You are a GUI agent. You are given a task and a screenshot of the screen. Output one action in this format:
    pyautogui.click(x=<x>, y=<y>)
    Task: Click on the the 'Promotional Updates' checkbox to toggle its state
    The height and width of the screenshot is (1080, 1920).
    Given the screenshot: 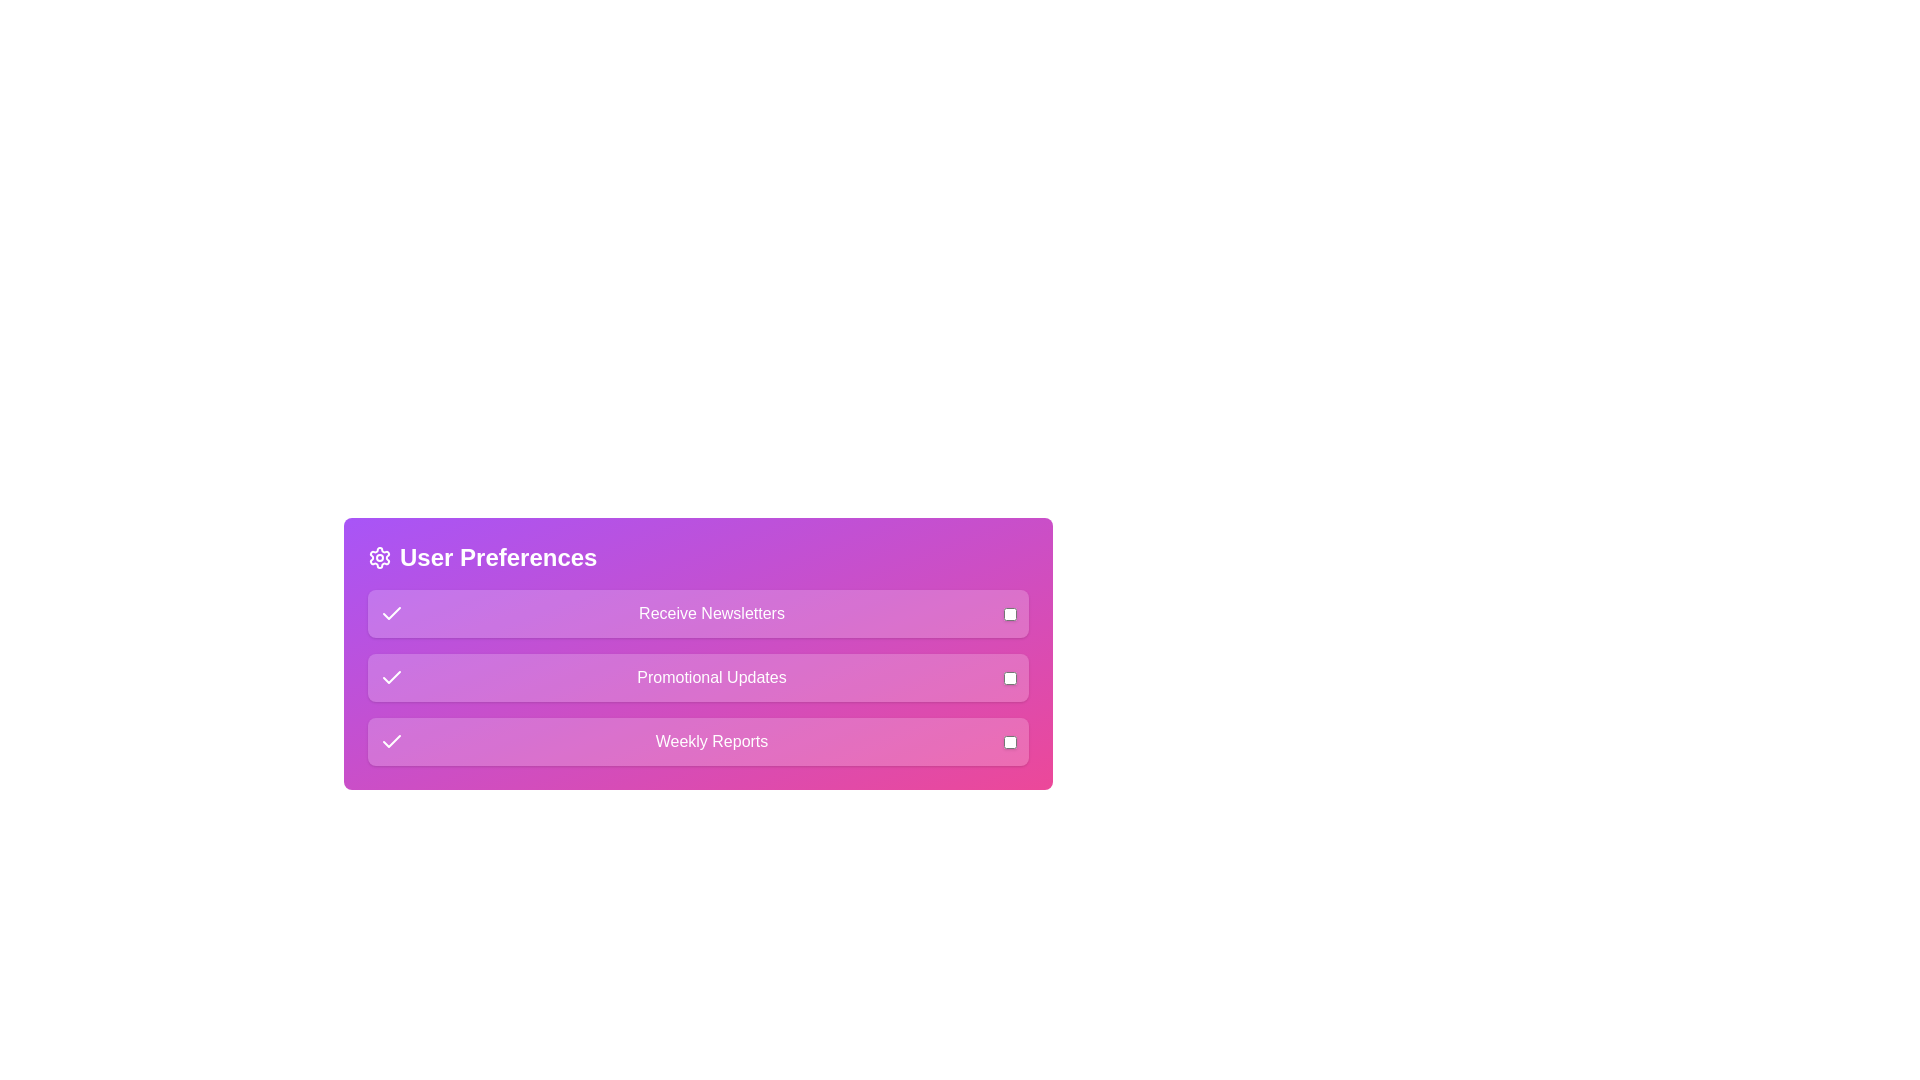 What is the action you would take?
    pyautogui.click(x=1010, y=677)
    